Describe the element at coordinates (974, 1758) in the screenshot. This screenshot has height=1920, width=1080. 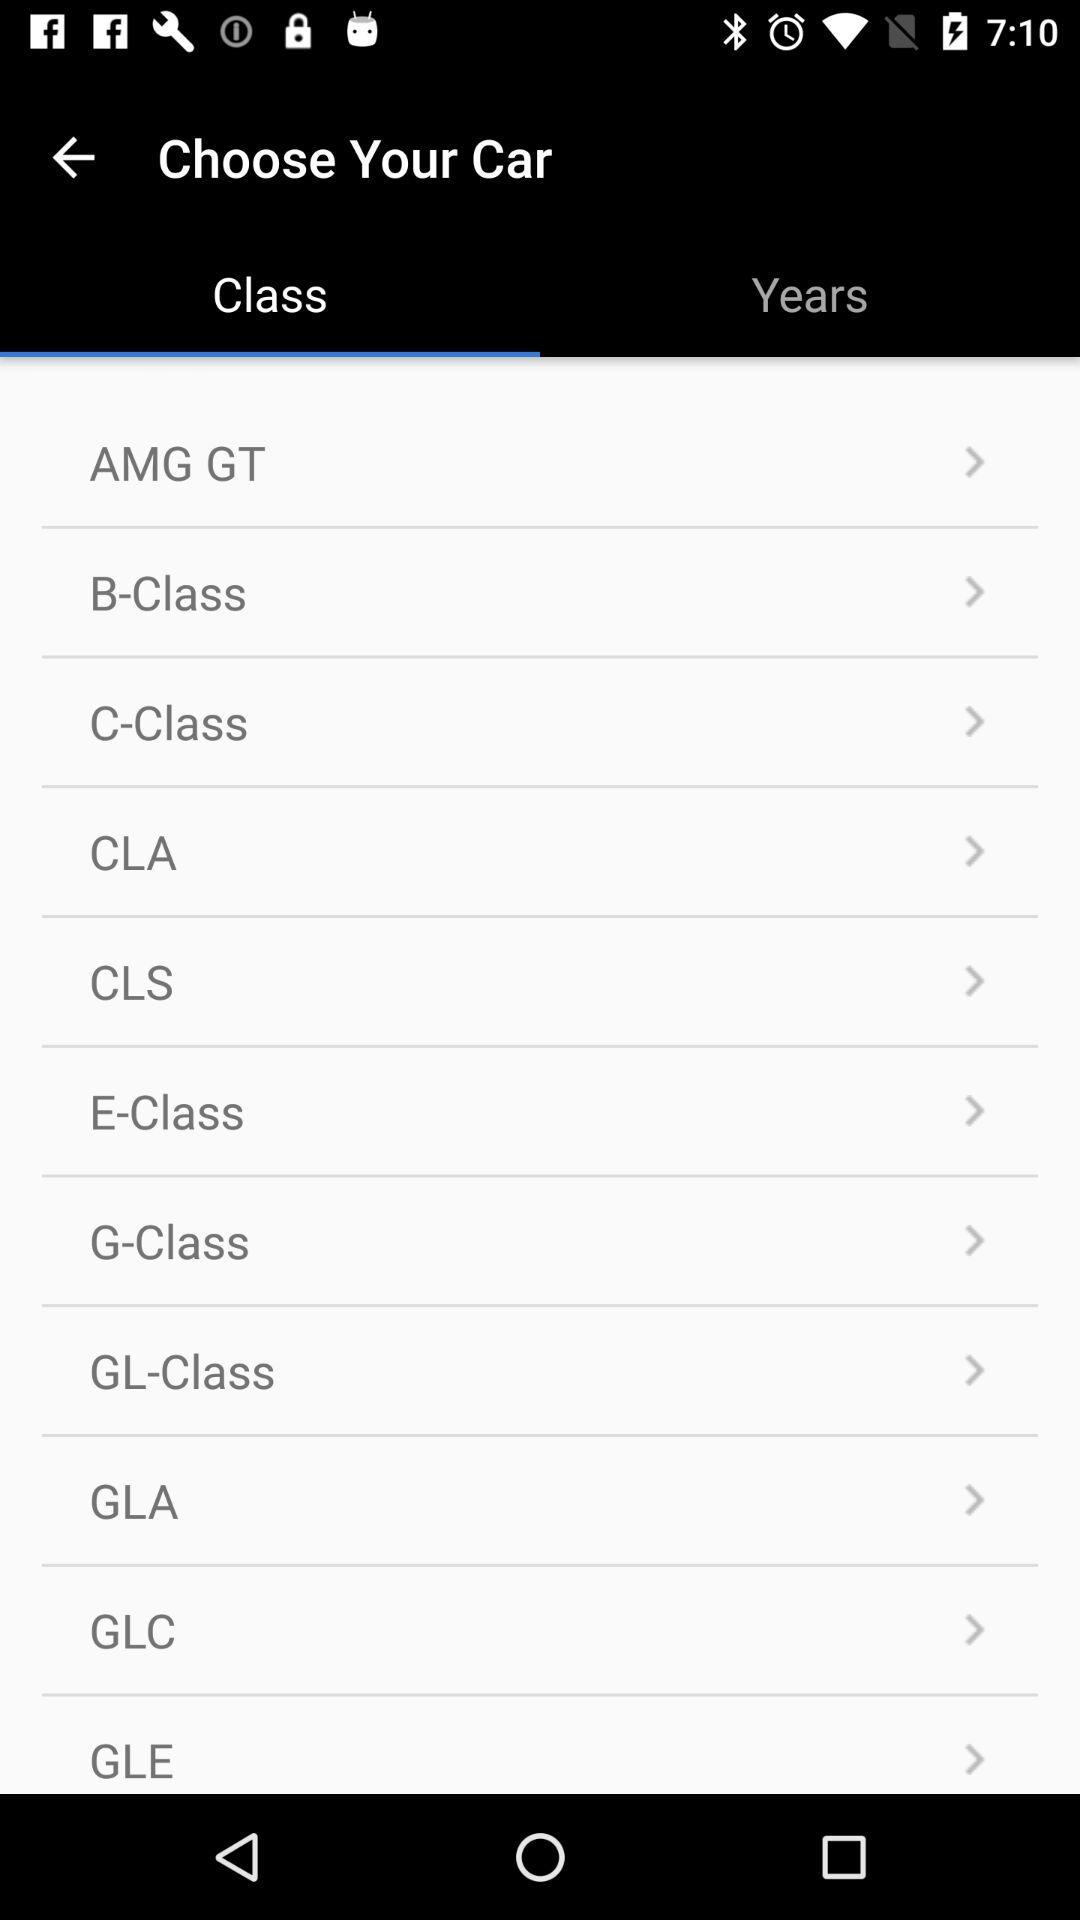
I see `the icon which is on the bottom of the  right corner` at that location.